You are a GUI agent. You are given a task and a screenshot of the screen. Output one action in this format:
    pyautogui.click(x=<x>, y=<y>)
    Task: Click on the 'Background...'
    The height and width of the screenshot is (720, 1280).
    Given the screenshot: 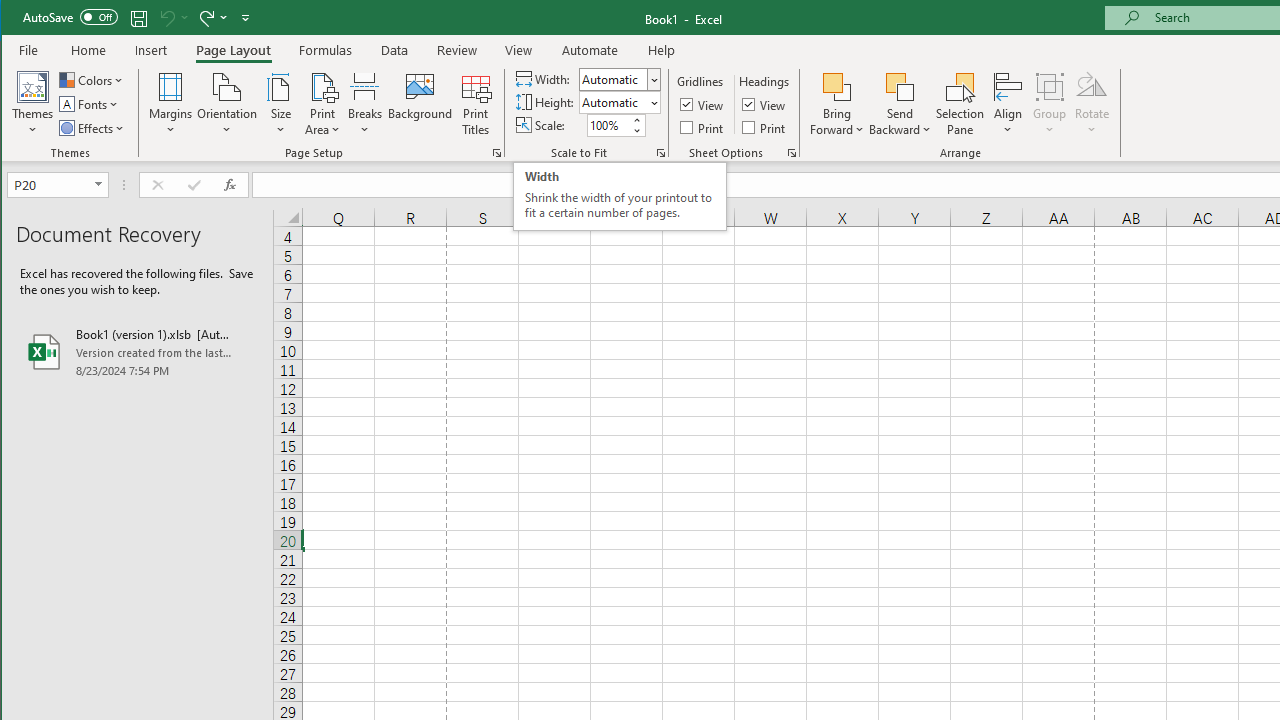 What is the action you would take?
    pyautogui.click(x=419, y=104)
    